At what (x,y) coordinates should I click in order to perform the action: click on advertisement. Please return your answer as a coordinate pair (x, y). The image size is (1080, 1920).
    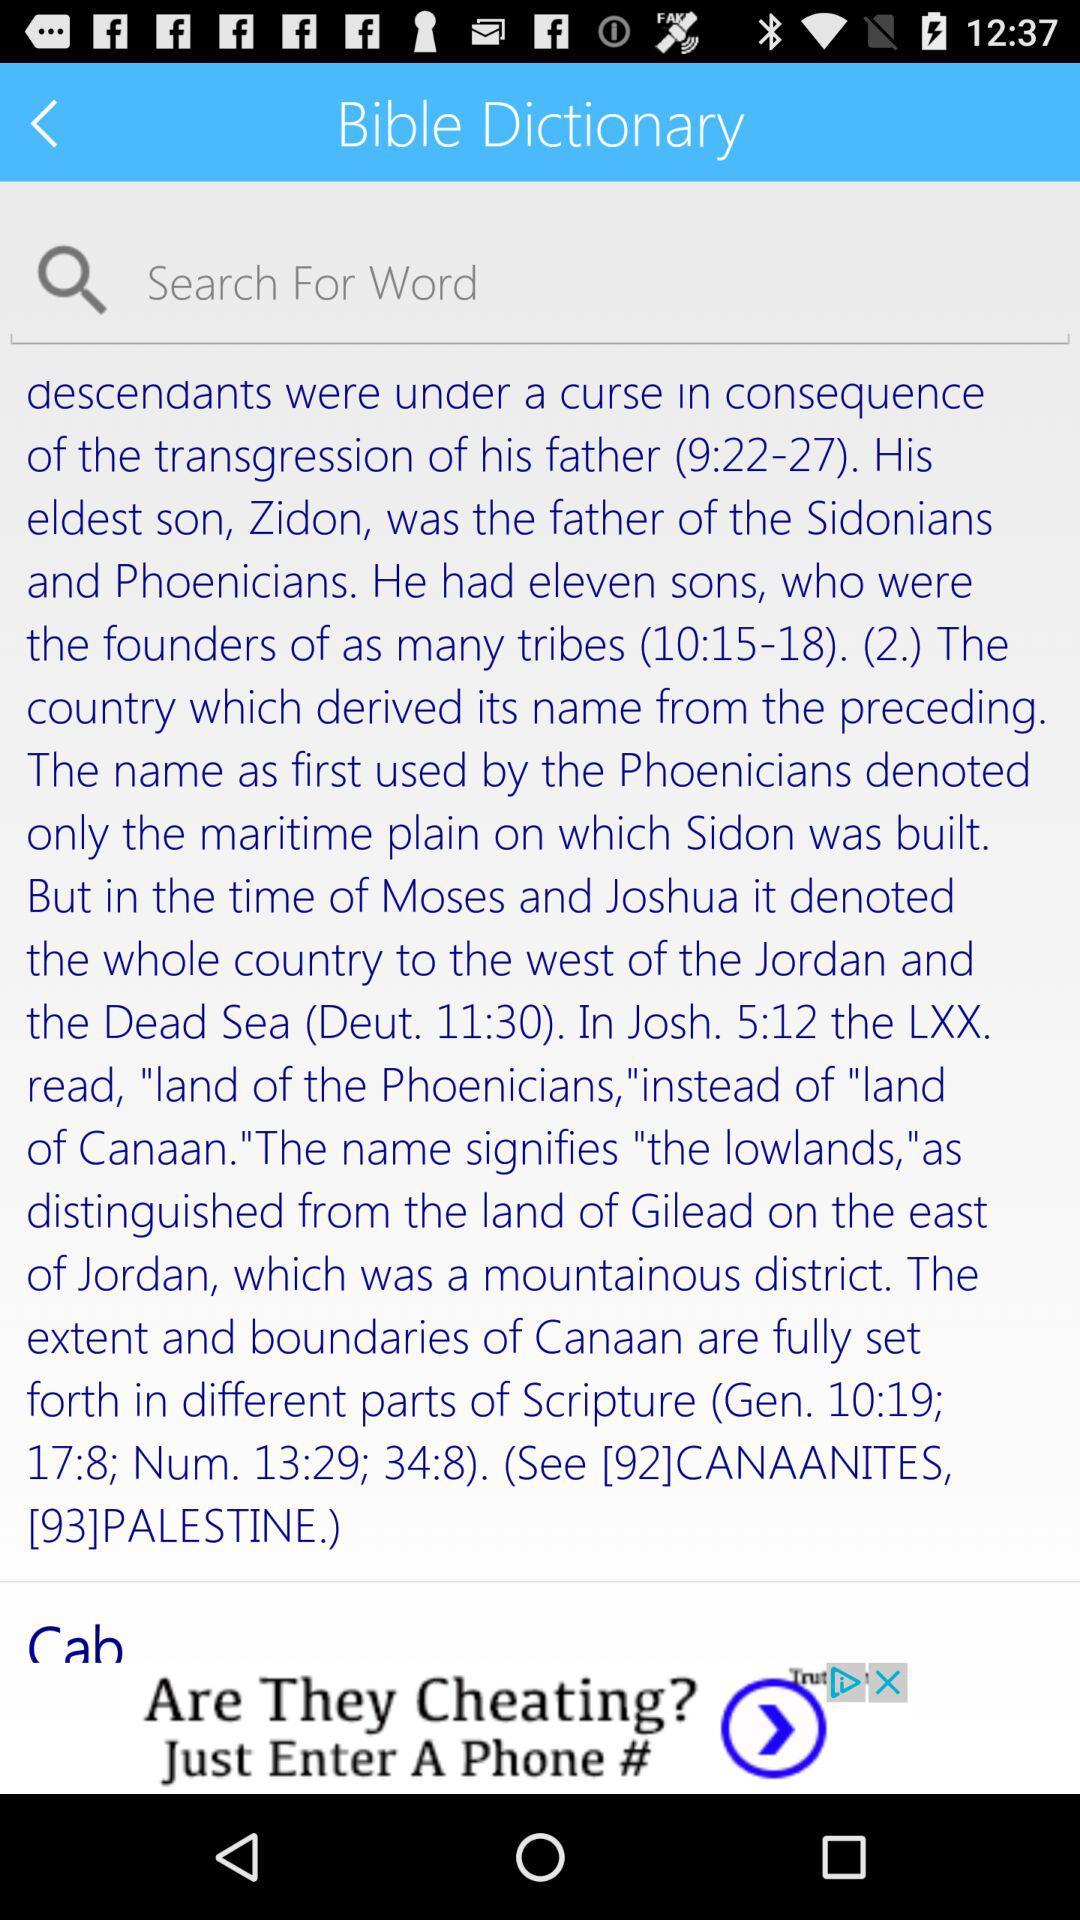
    Looking at the image, I should click on (540, 1727).